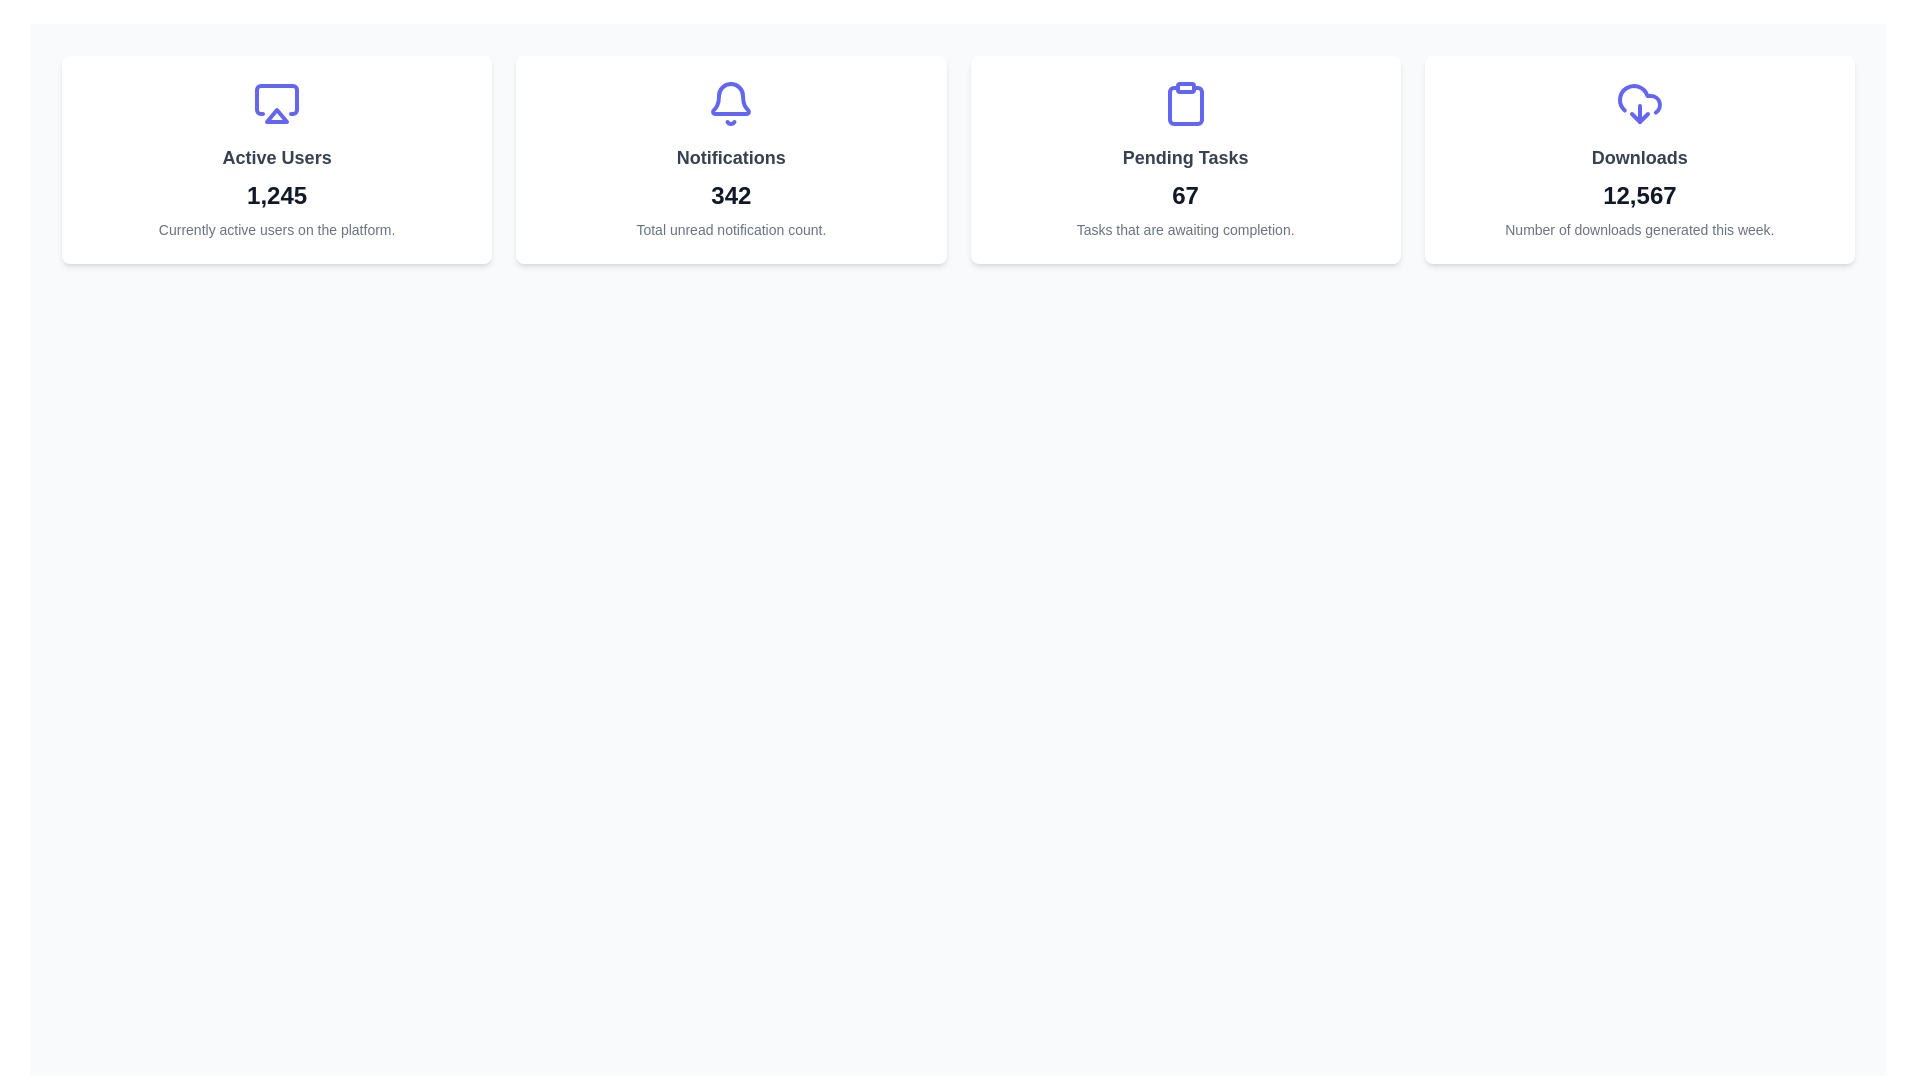 This screenshot has width=1920, height=1080. I want to click on the cloud icon with a downward arrow, which is vividly indigo and located at the top center of the 'Downloads' card, so click(1639, 104).